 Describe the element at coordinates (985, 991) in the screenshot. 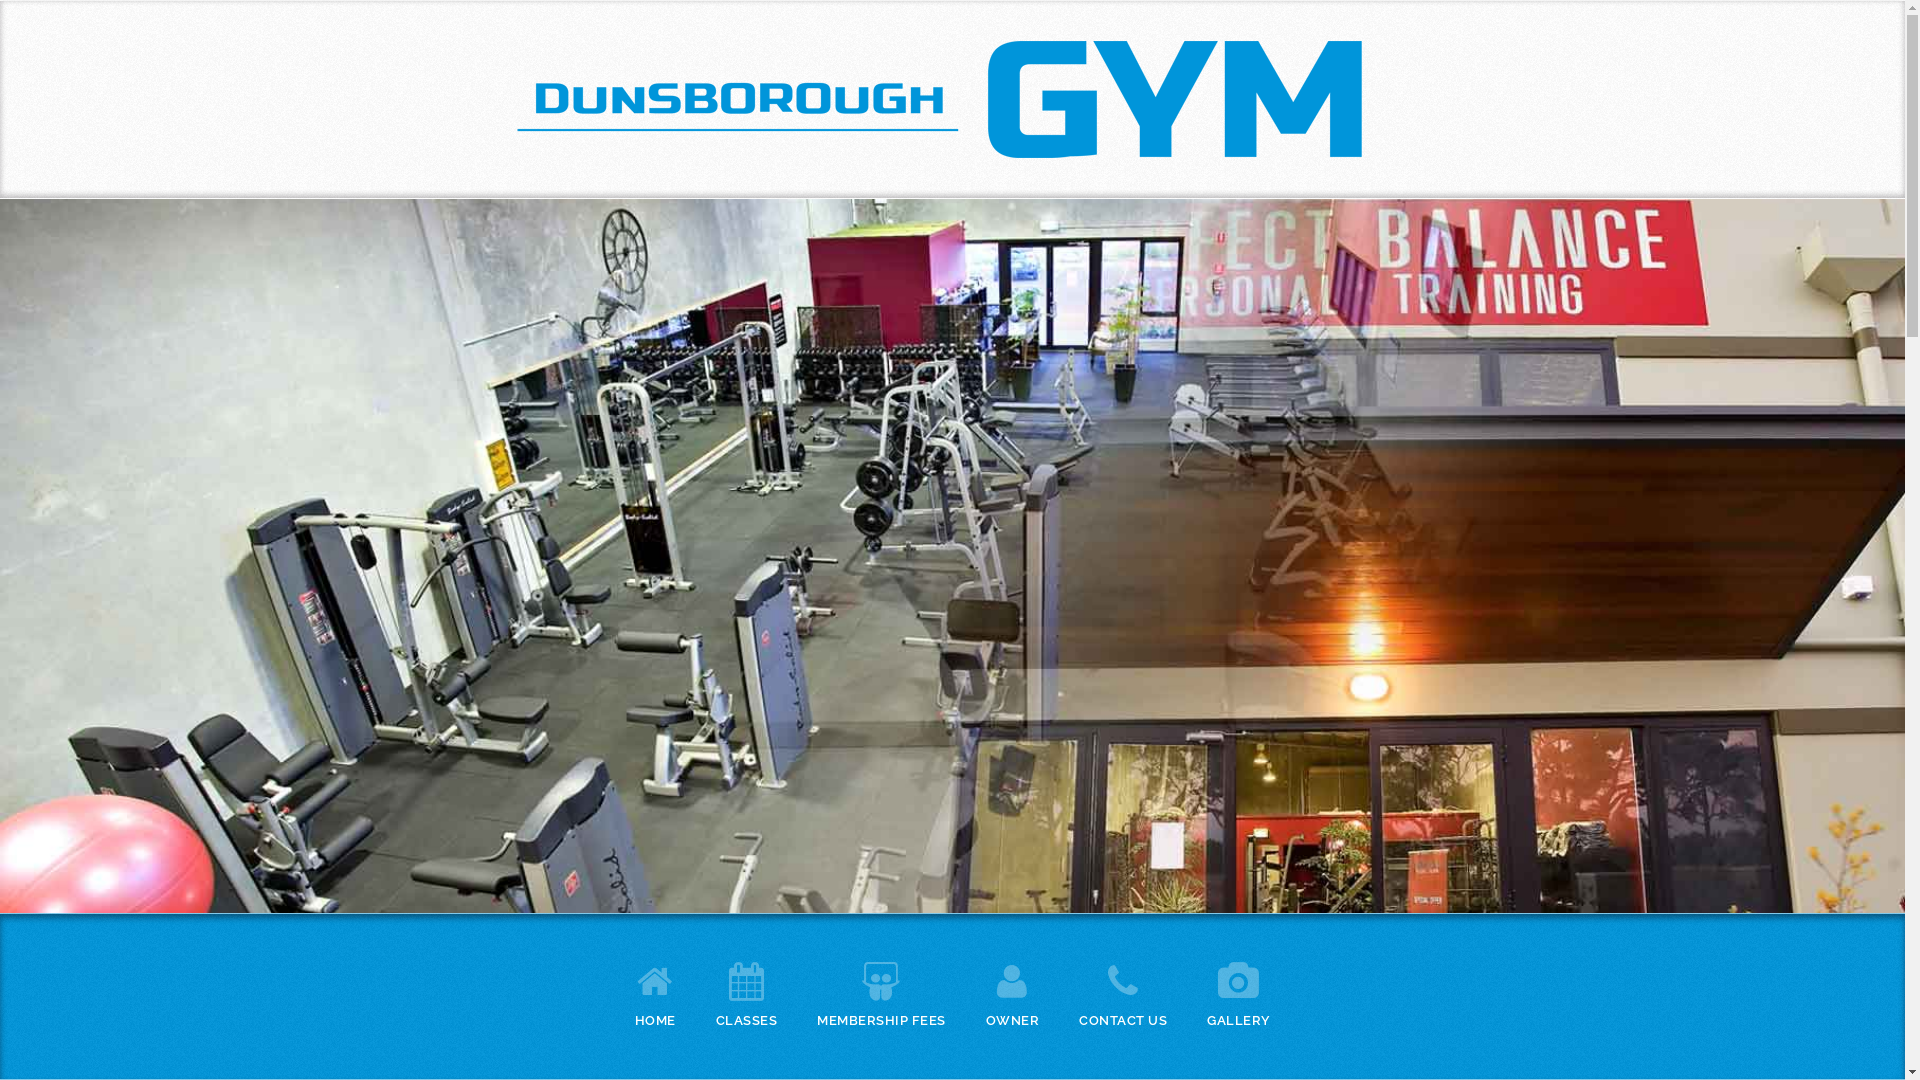

I see `'OWNER'` at that location.